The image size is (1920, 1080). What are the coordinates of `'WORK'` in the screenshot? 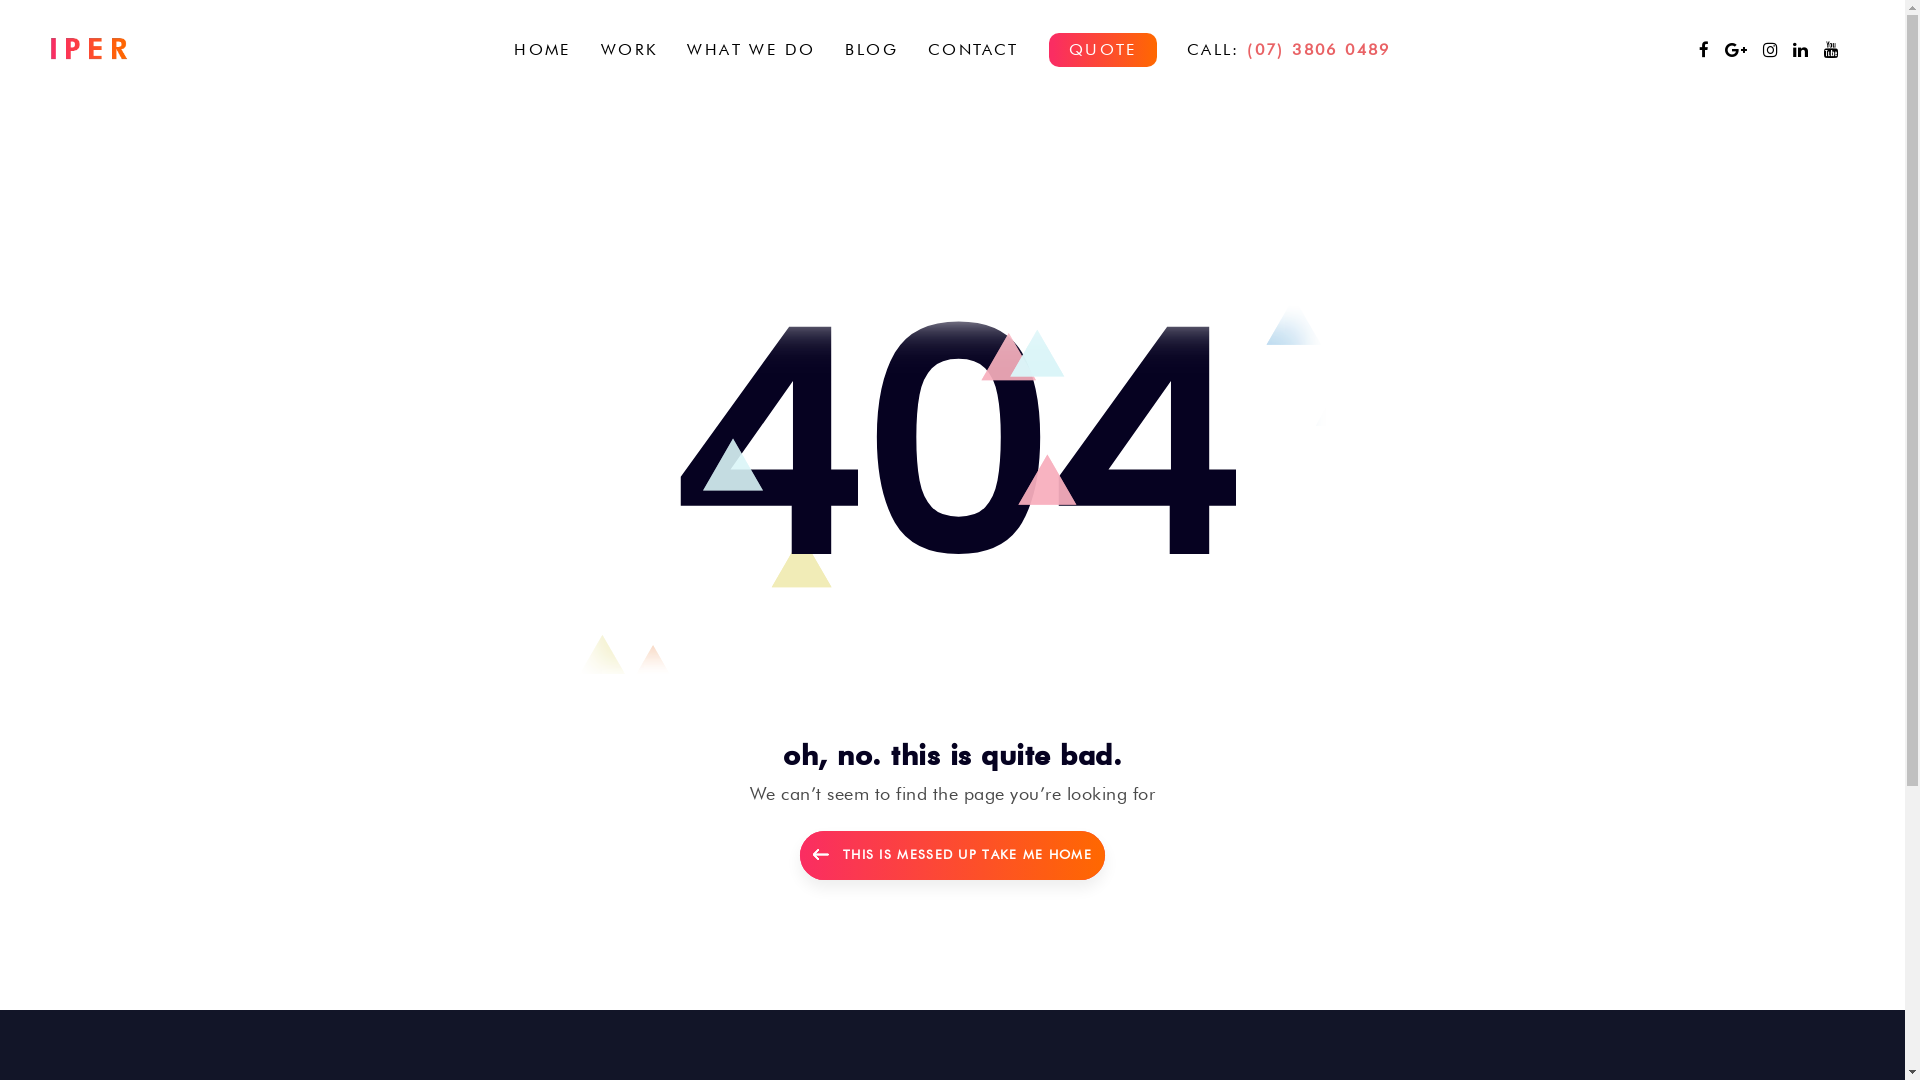 It's located at (628, 48).